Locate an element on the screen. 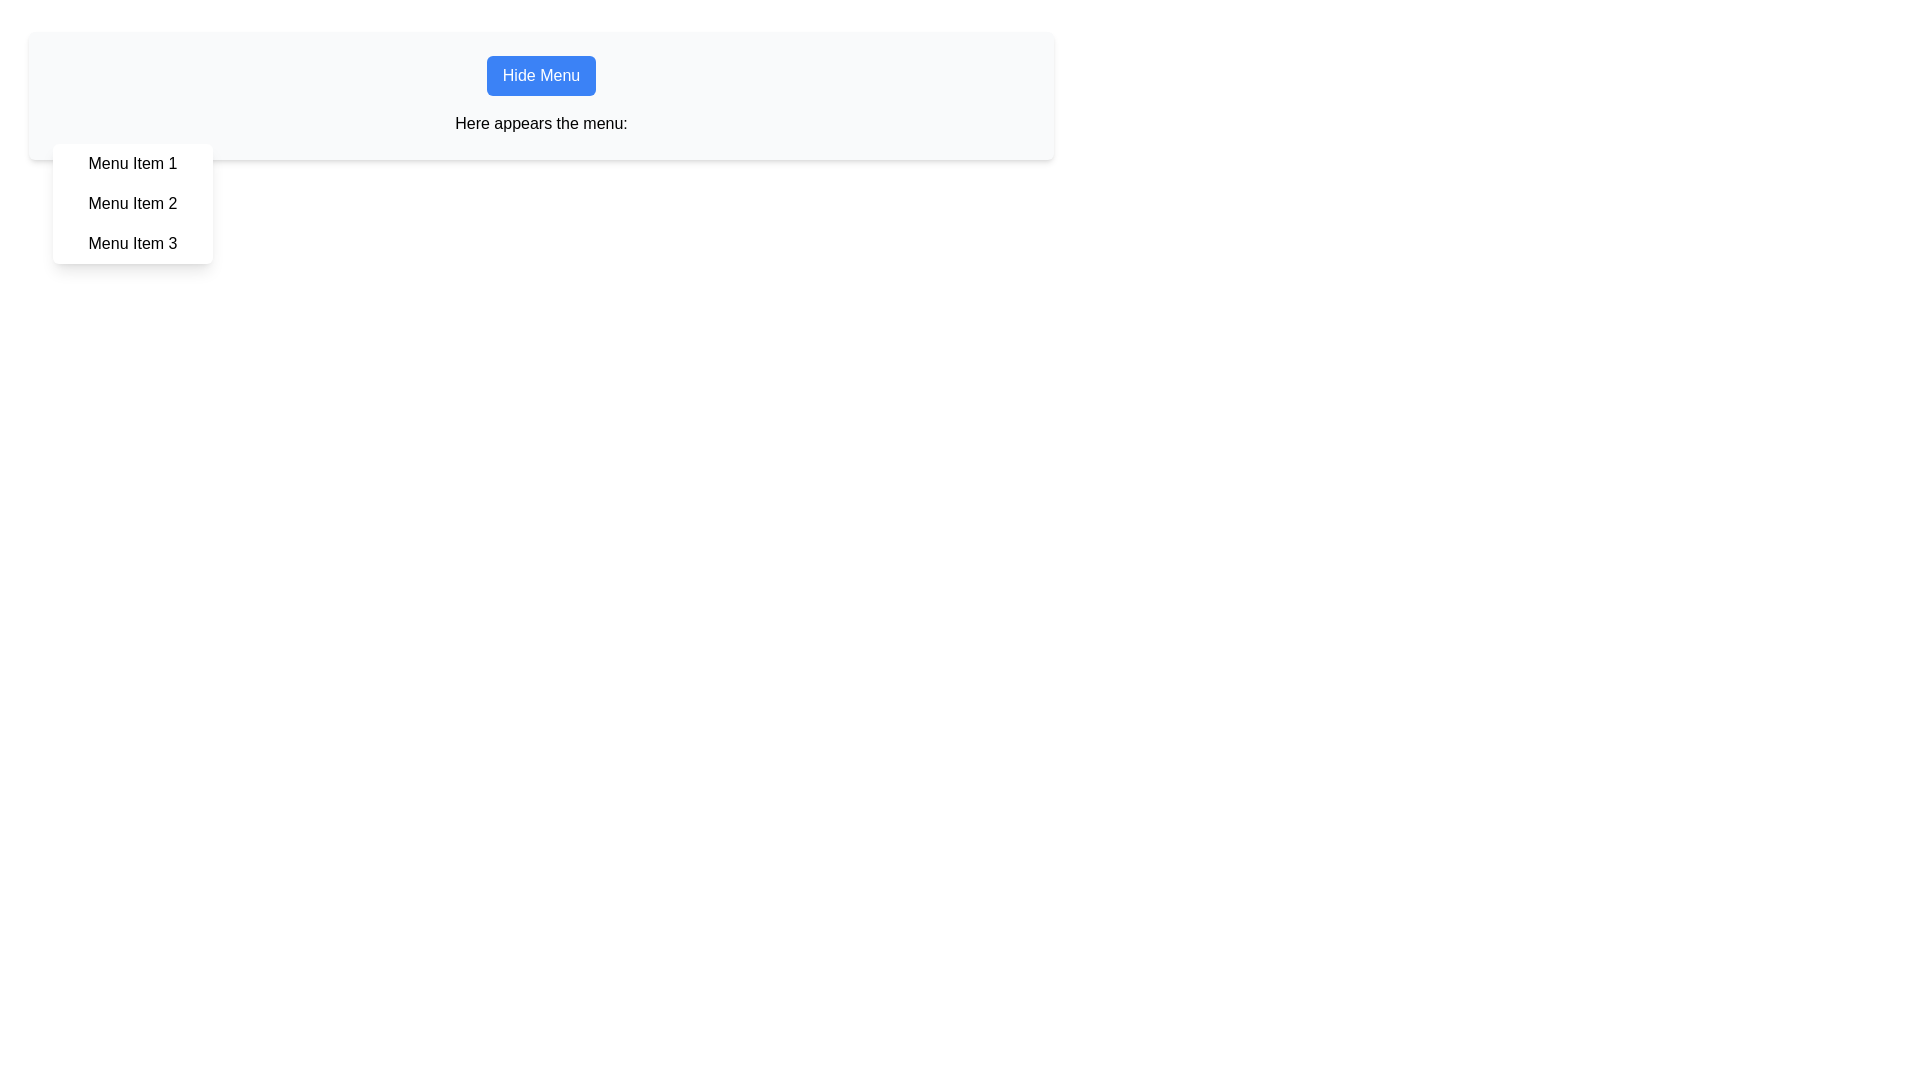 Image resolution: width=1920 pixels, height=1080 pixels. the Dropdown Menu located below the text 'Here appears the menu:' is located at coordinates (132, 204).